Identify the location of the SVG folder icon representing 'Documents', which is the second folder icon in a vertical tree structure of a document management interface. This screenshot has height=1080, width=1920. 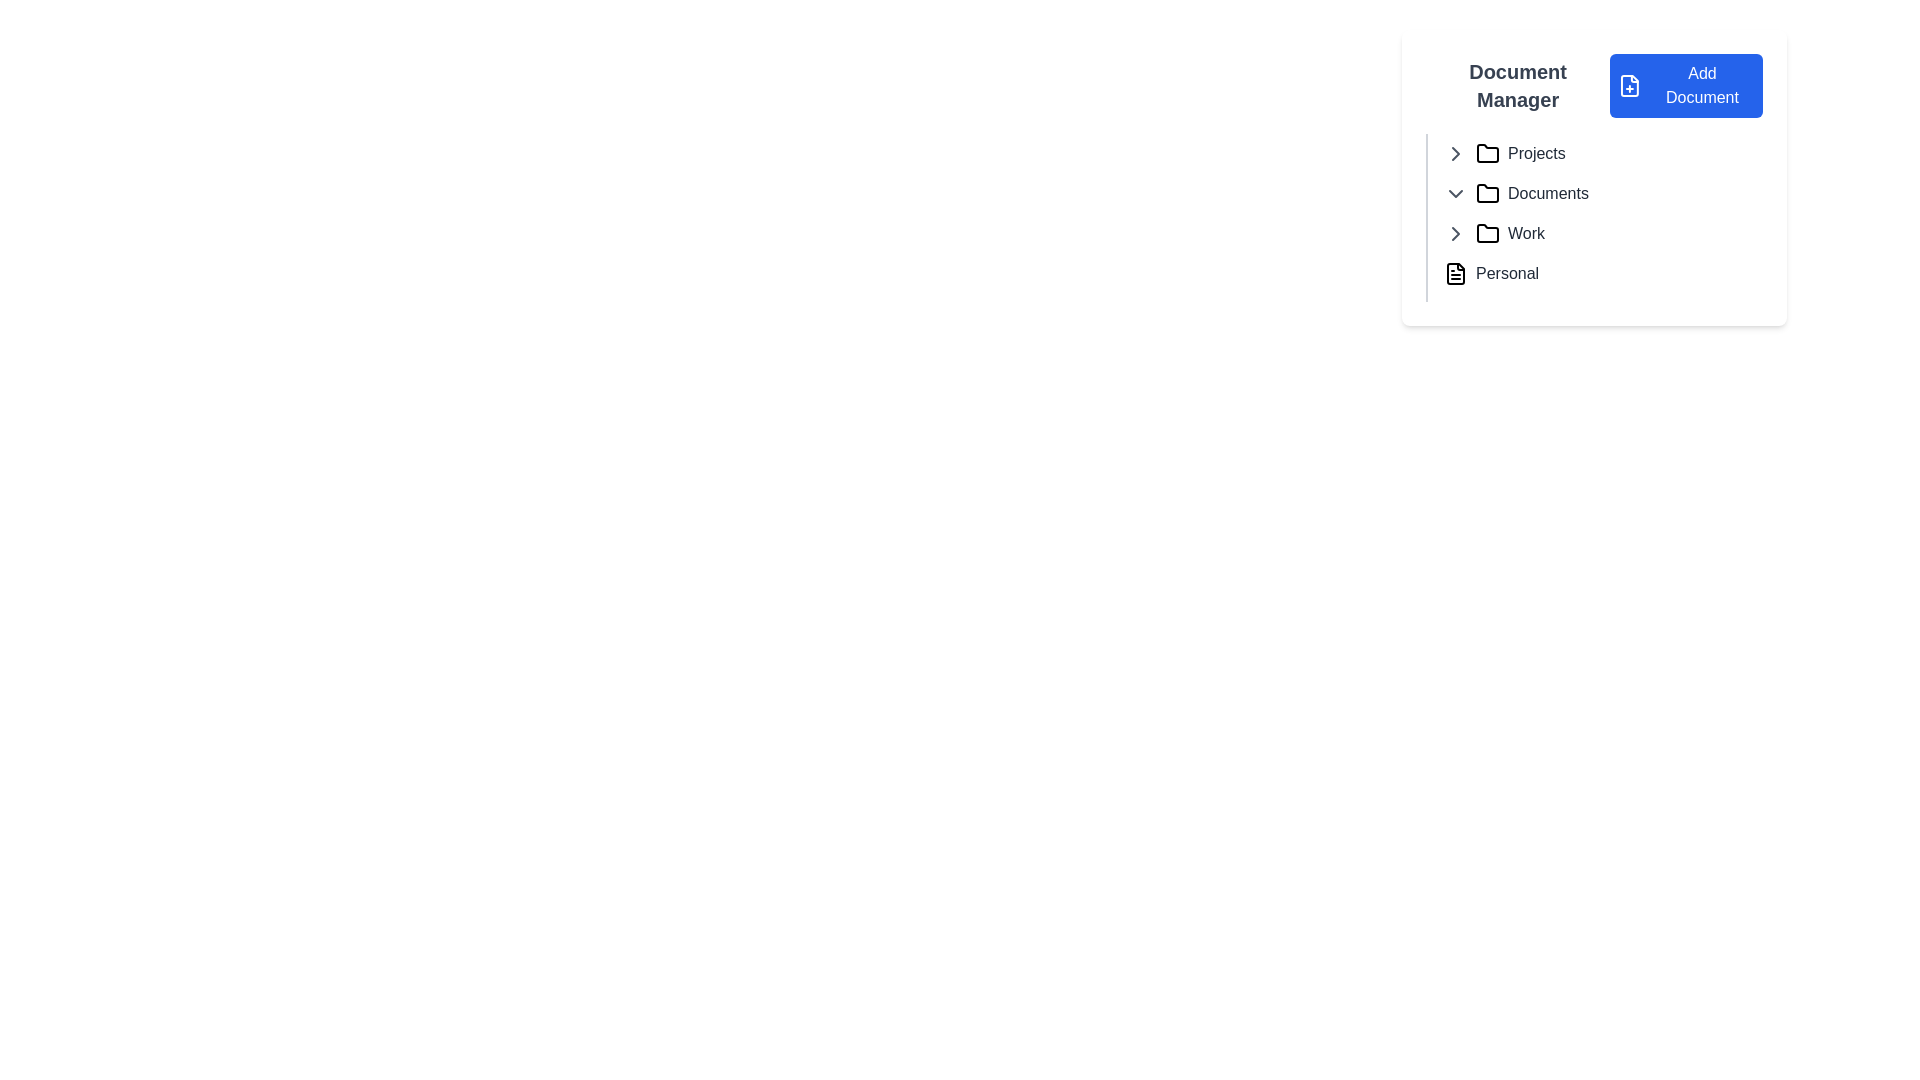
(1488, 193).